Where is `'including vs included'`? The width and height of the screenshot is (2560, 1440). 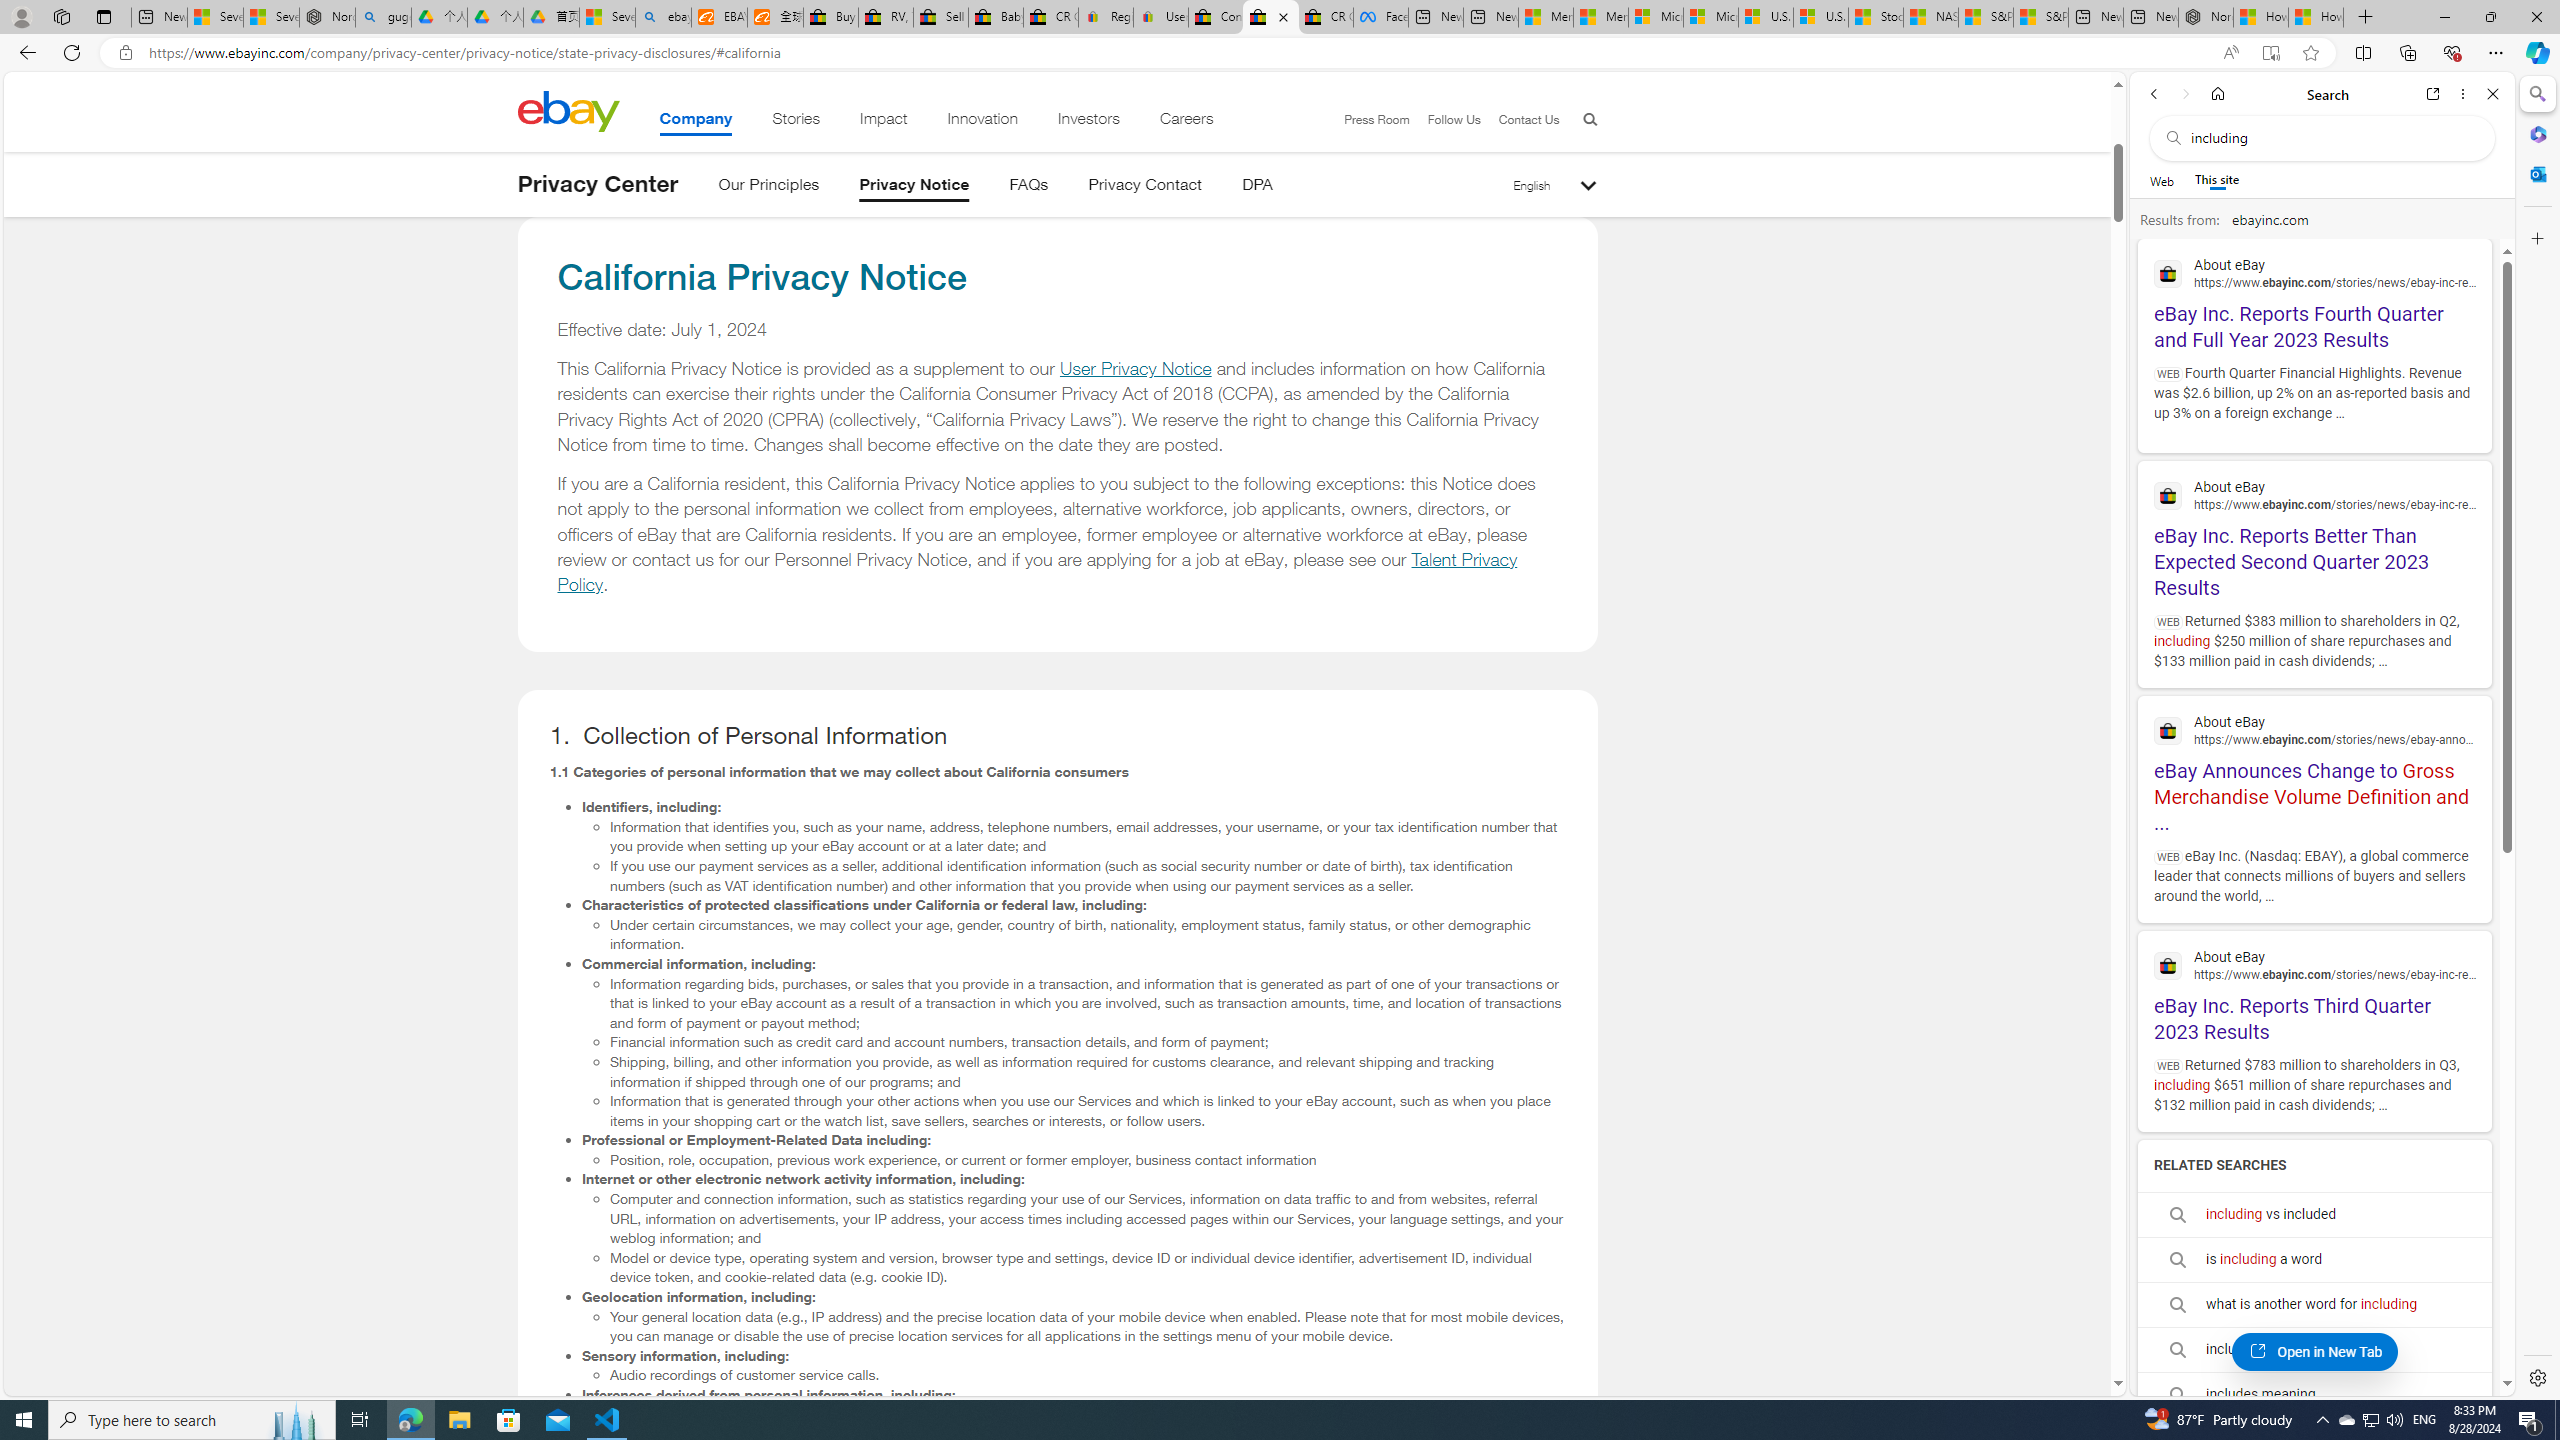
'including vs included' is located at coordinates (2314, 1214).